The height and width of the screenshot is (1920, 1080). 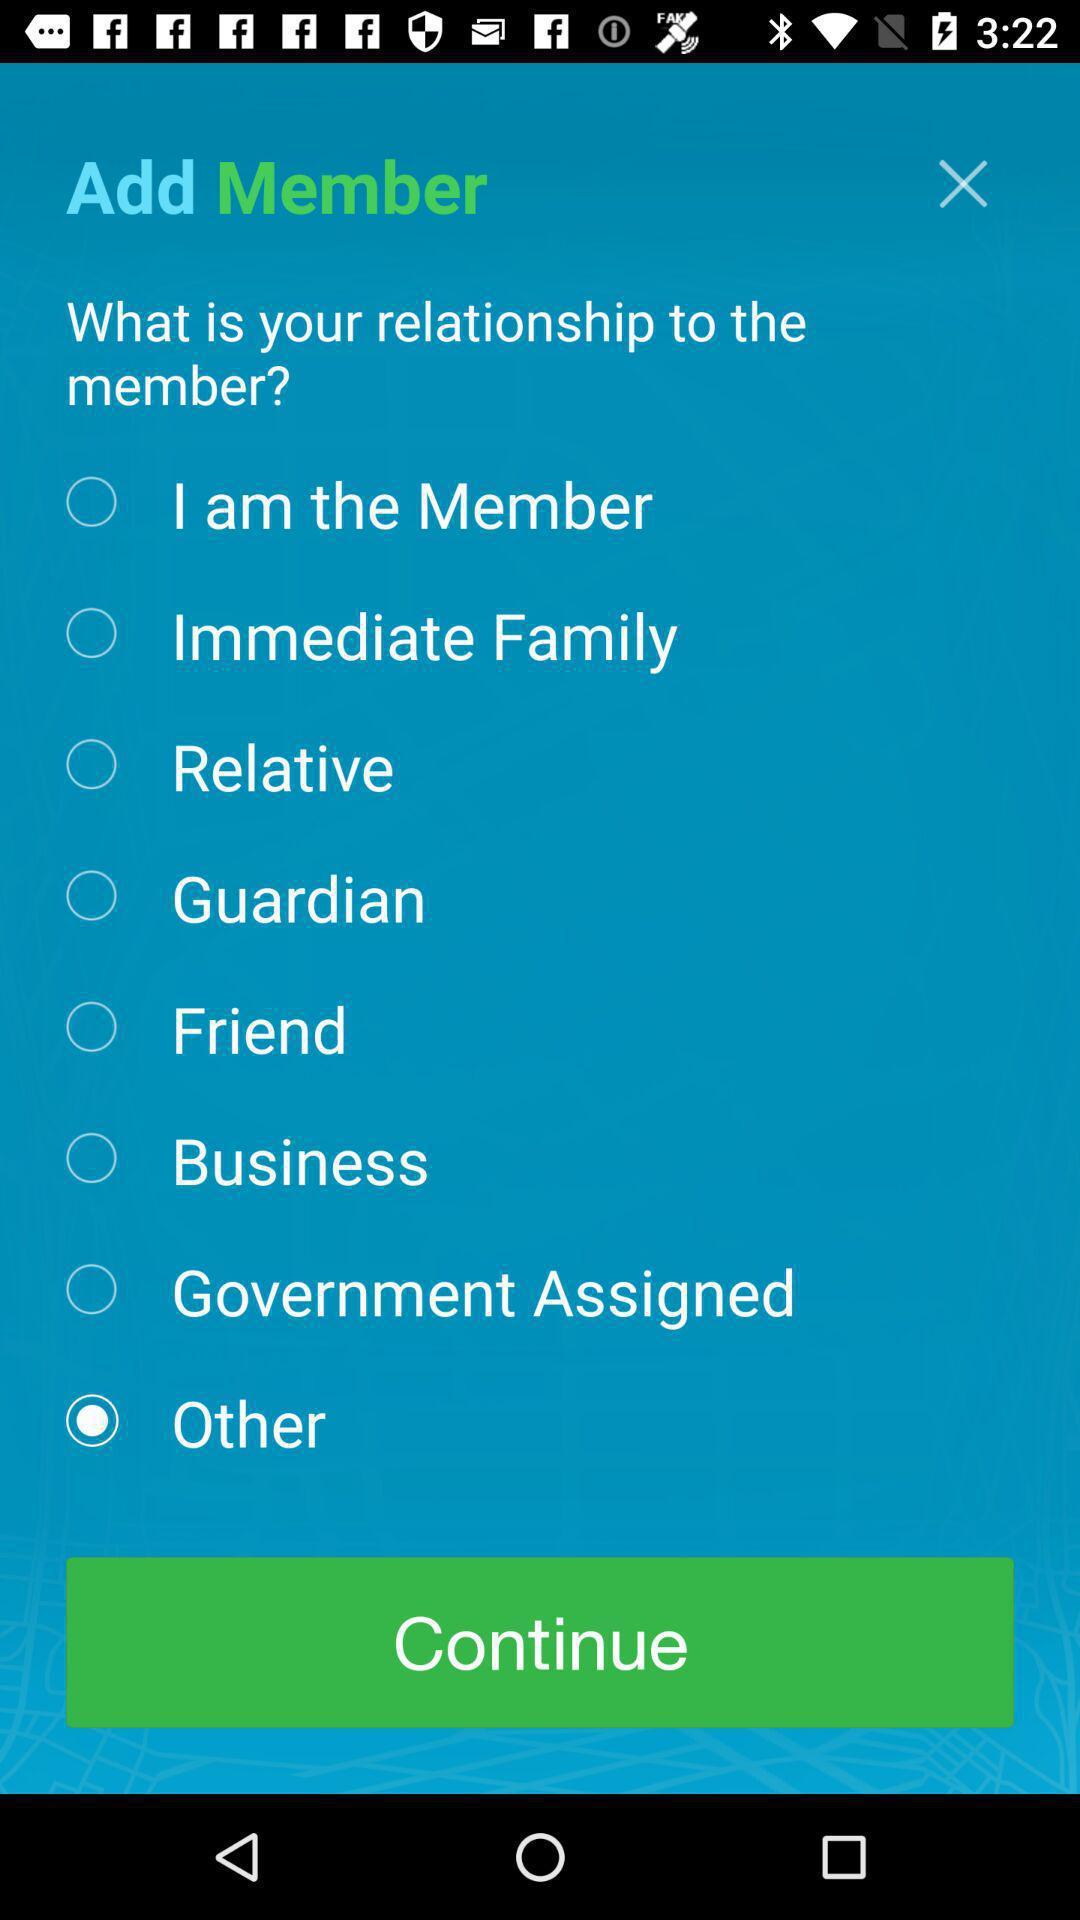 What do you see at coordinates (282, 763) in the screenshot?
I see `the relative icon` at bounding box center [282, 763].